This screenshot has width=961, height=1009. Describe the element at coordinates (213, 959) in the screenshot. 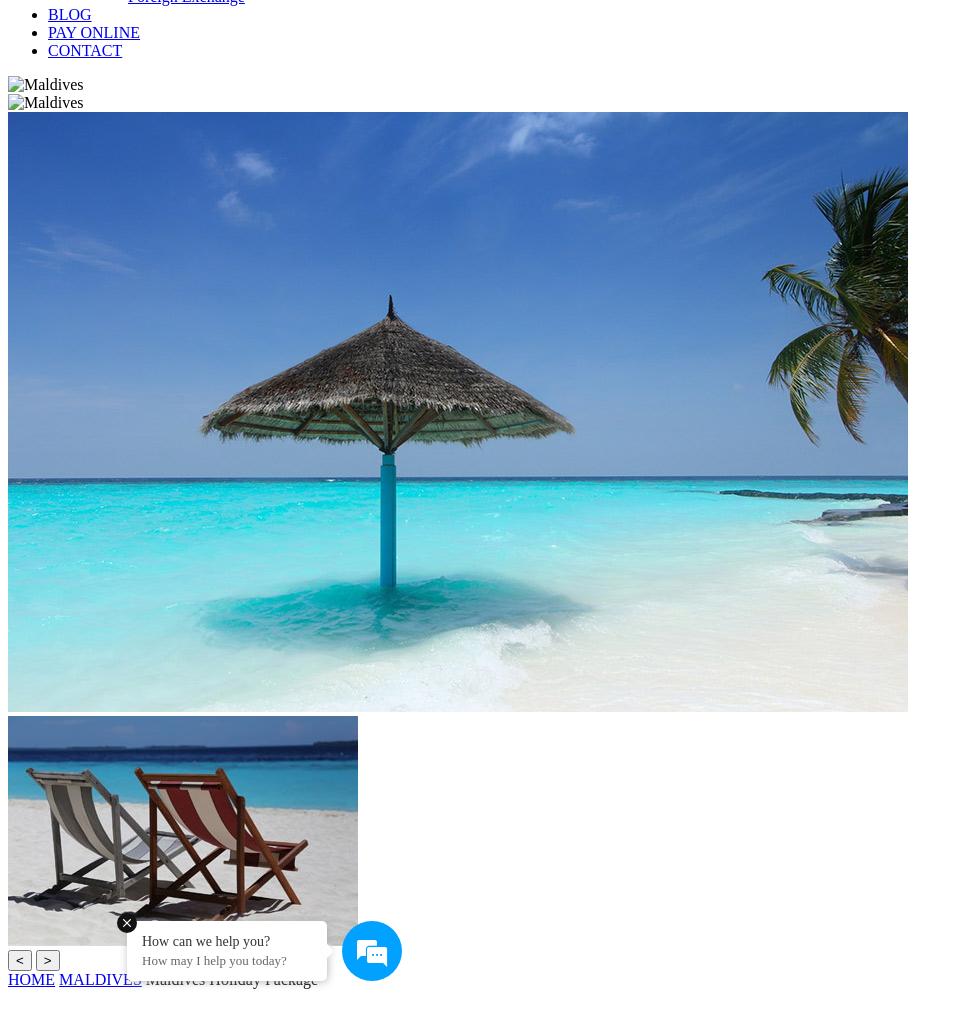

I see `'How may I help you today?'` at that location.